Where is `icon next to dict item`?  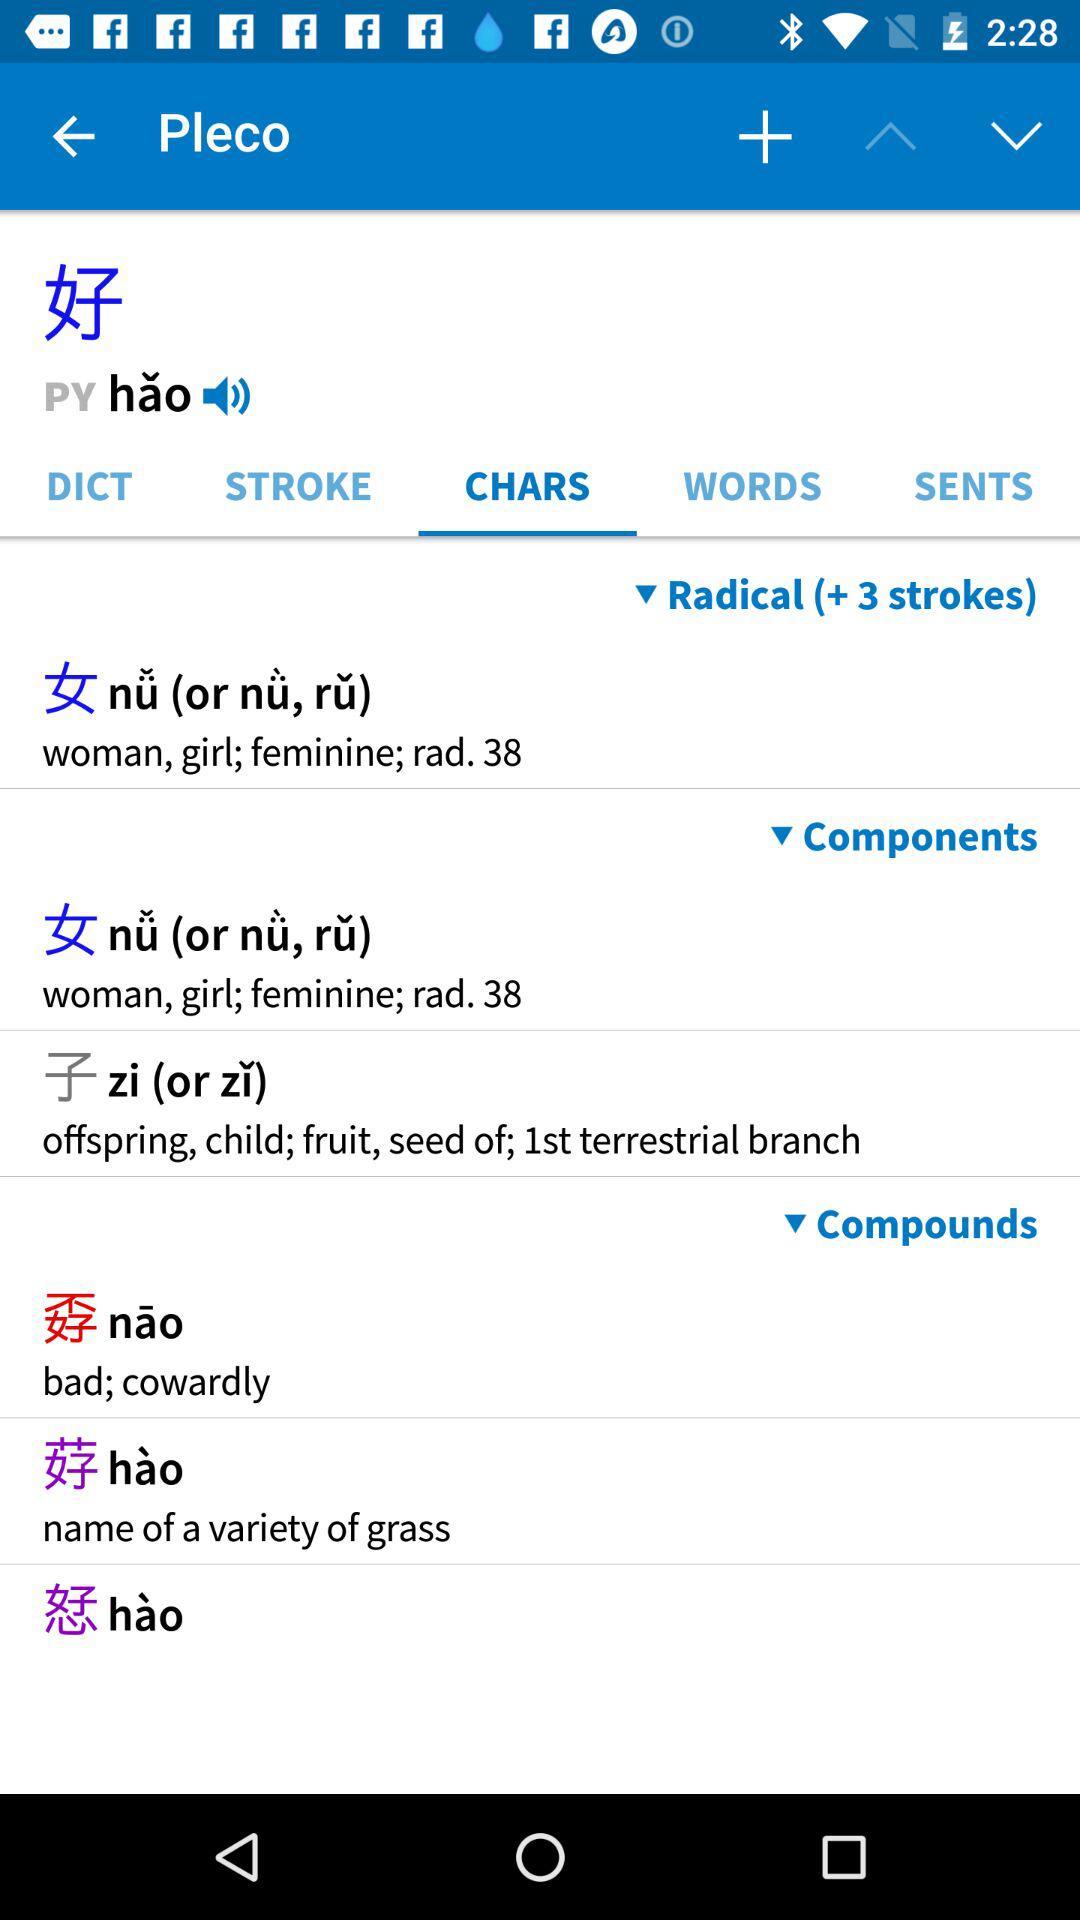
icon next to dict item is located at coordinates (298, 483).